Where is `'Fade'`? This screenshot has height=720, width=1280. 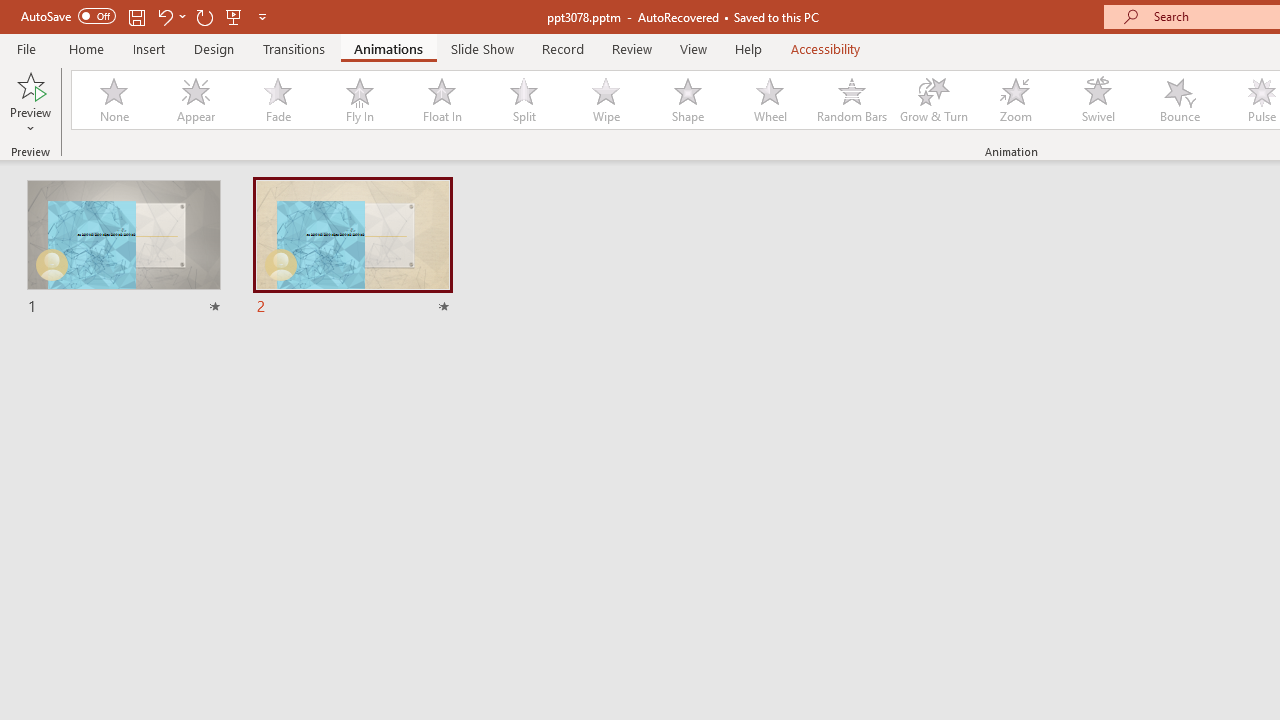 'Fade' is located at coordinates (276, 100).